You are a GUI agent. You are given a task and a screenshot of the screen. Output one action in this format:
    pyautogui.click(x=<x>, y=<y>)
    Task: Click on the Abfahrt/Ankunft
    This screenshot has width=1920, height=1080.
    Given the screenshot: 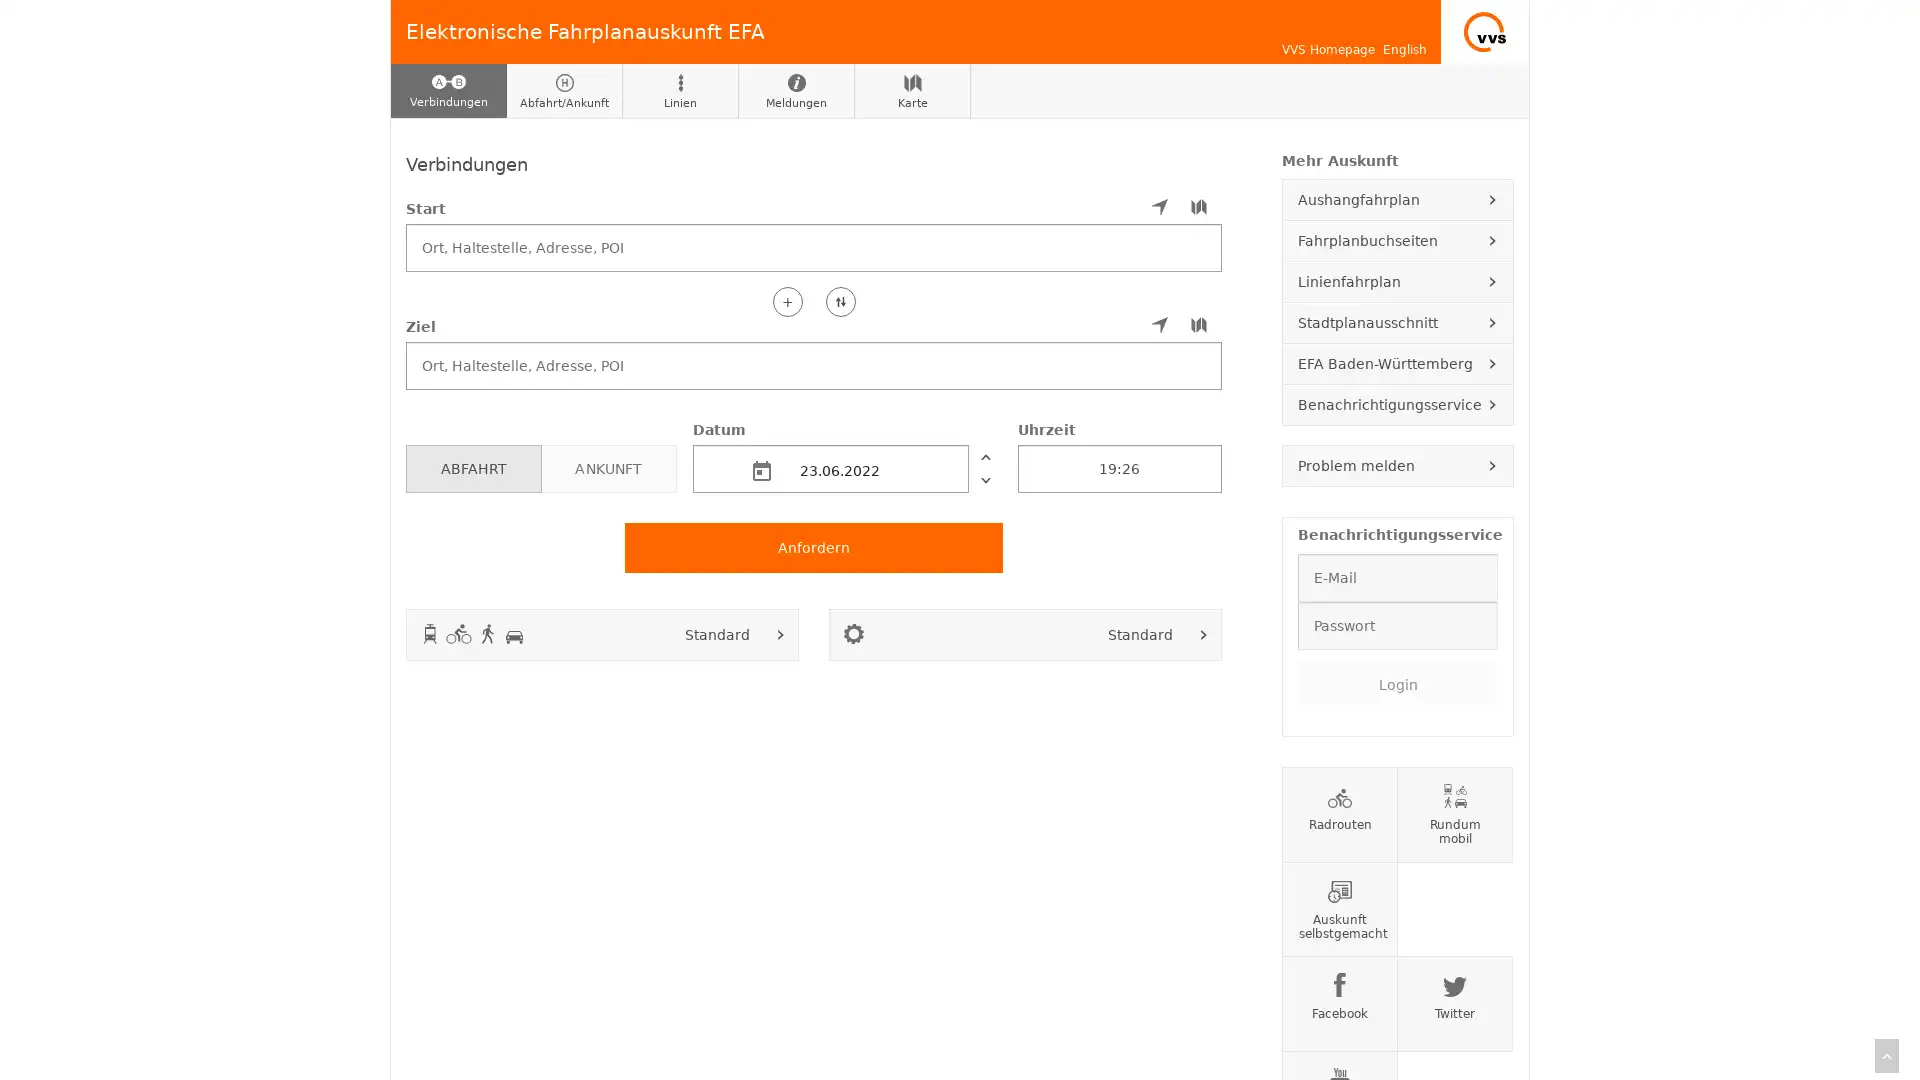 What is the action you would take?
    pyautogui.click(x=564, y=91)
    